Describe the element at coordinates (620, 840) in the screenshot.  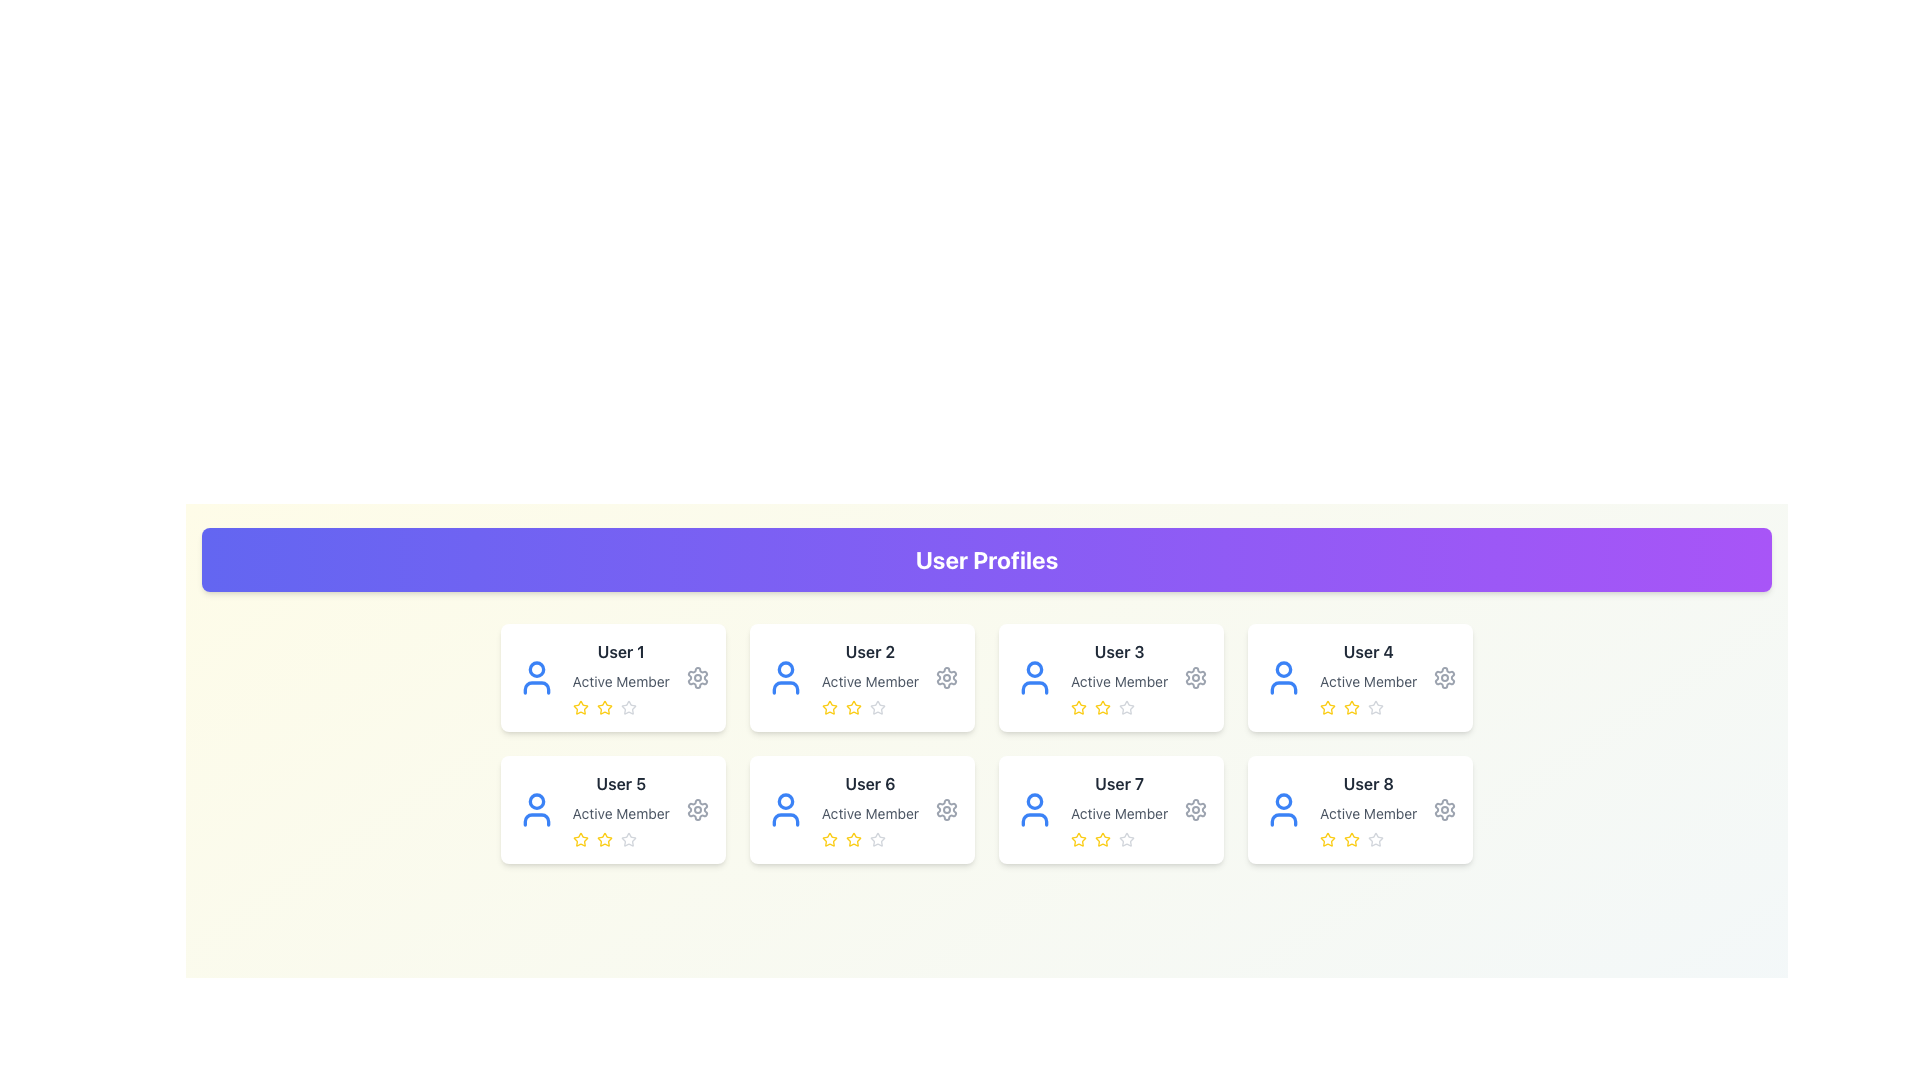
I see `the Rating Indicator located in the profile card of 'User 5', which is underneath the text 'Active Member' and aligned horizontally` at that location.